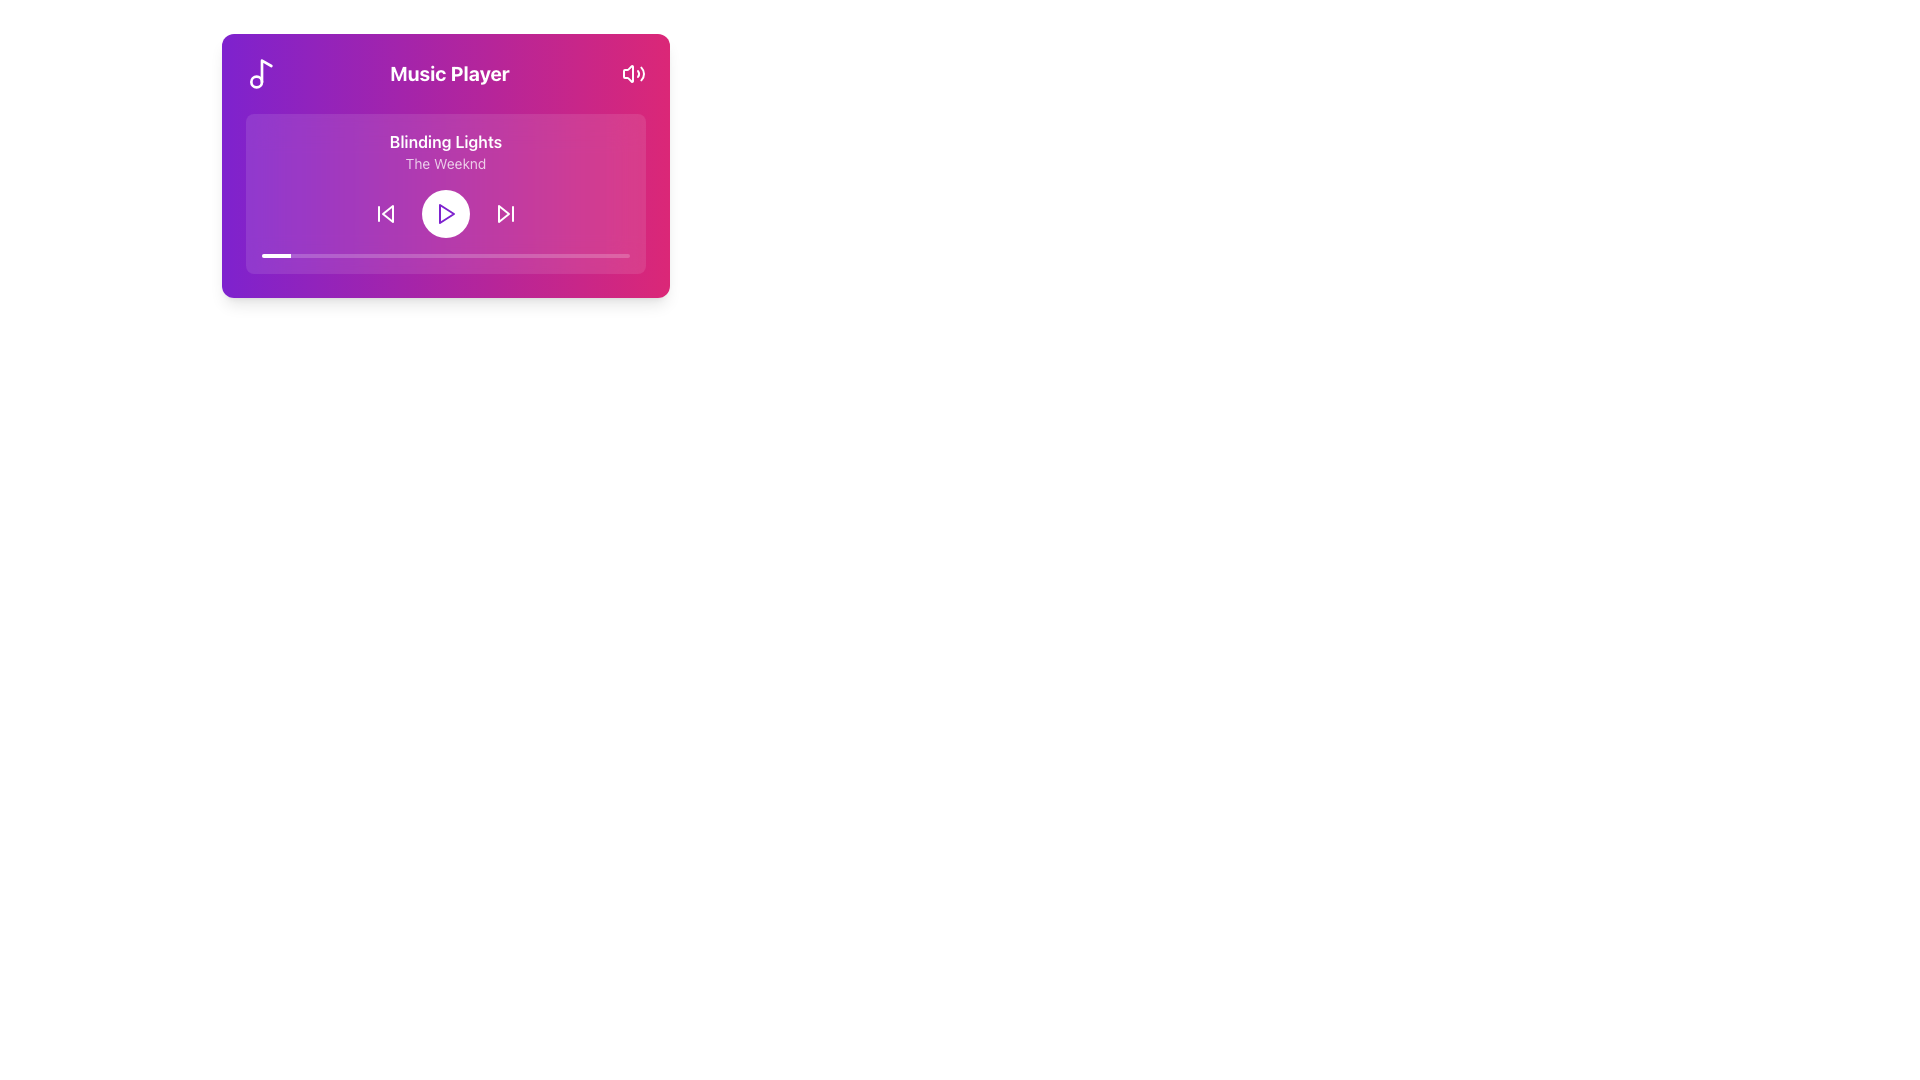  What do you see at coordinates (445, 193) in the screenshot?
I see `the play button in the Music playback interface component` at bounding box center [445, 193].